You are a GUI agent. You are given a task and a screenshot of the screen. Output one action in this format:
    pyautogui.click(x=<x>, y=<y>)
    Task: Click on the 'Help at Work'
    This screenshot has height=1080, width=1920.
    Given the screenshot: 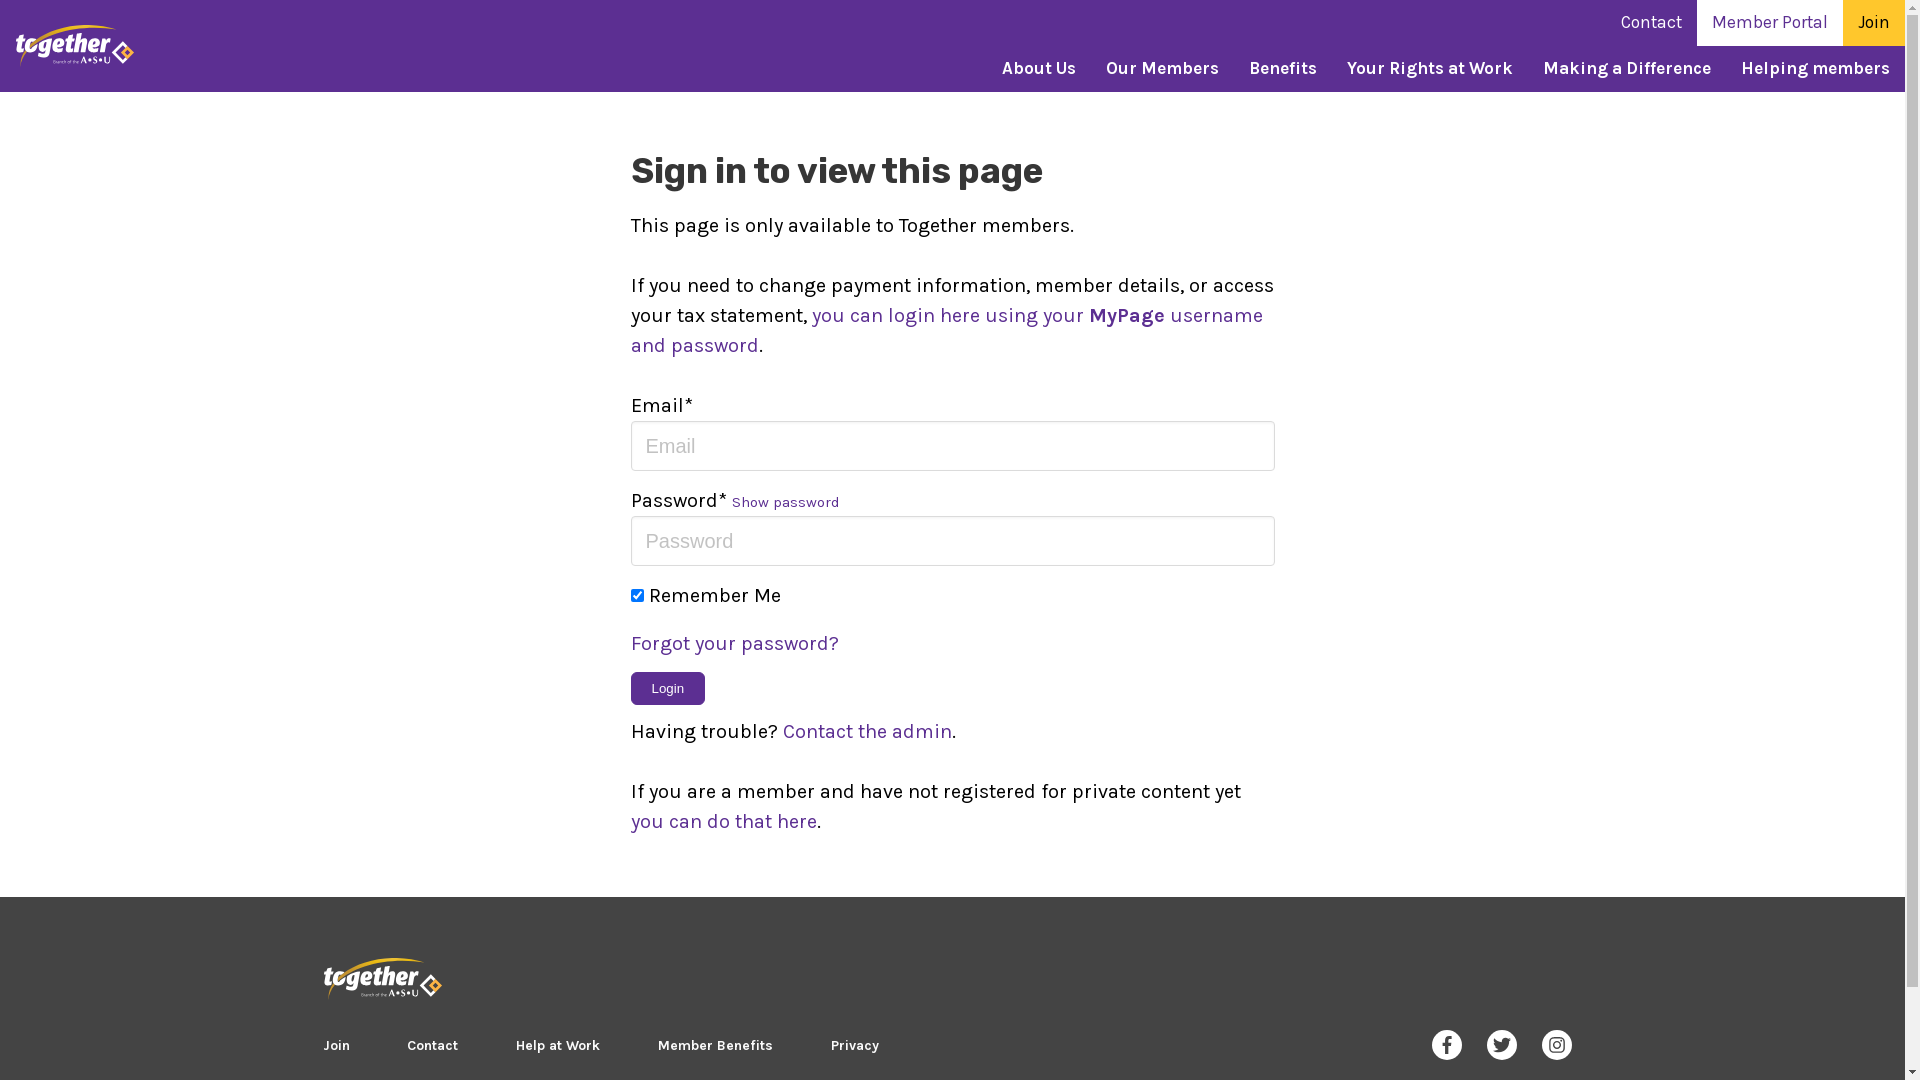 What is the action you would take?
    pyautogui.click(x=557, y=1044)
    